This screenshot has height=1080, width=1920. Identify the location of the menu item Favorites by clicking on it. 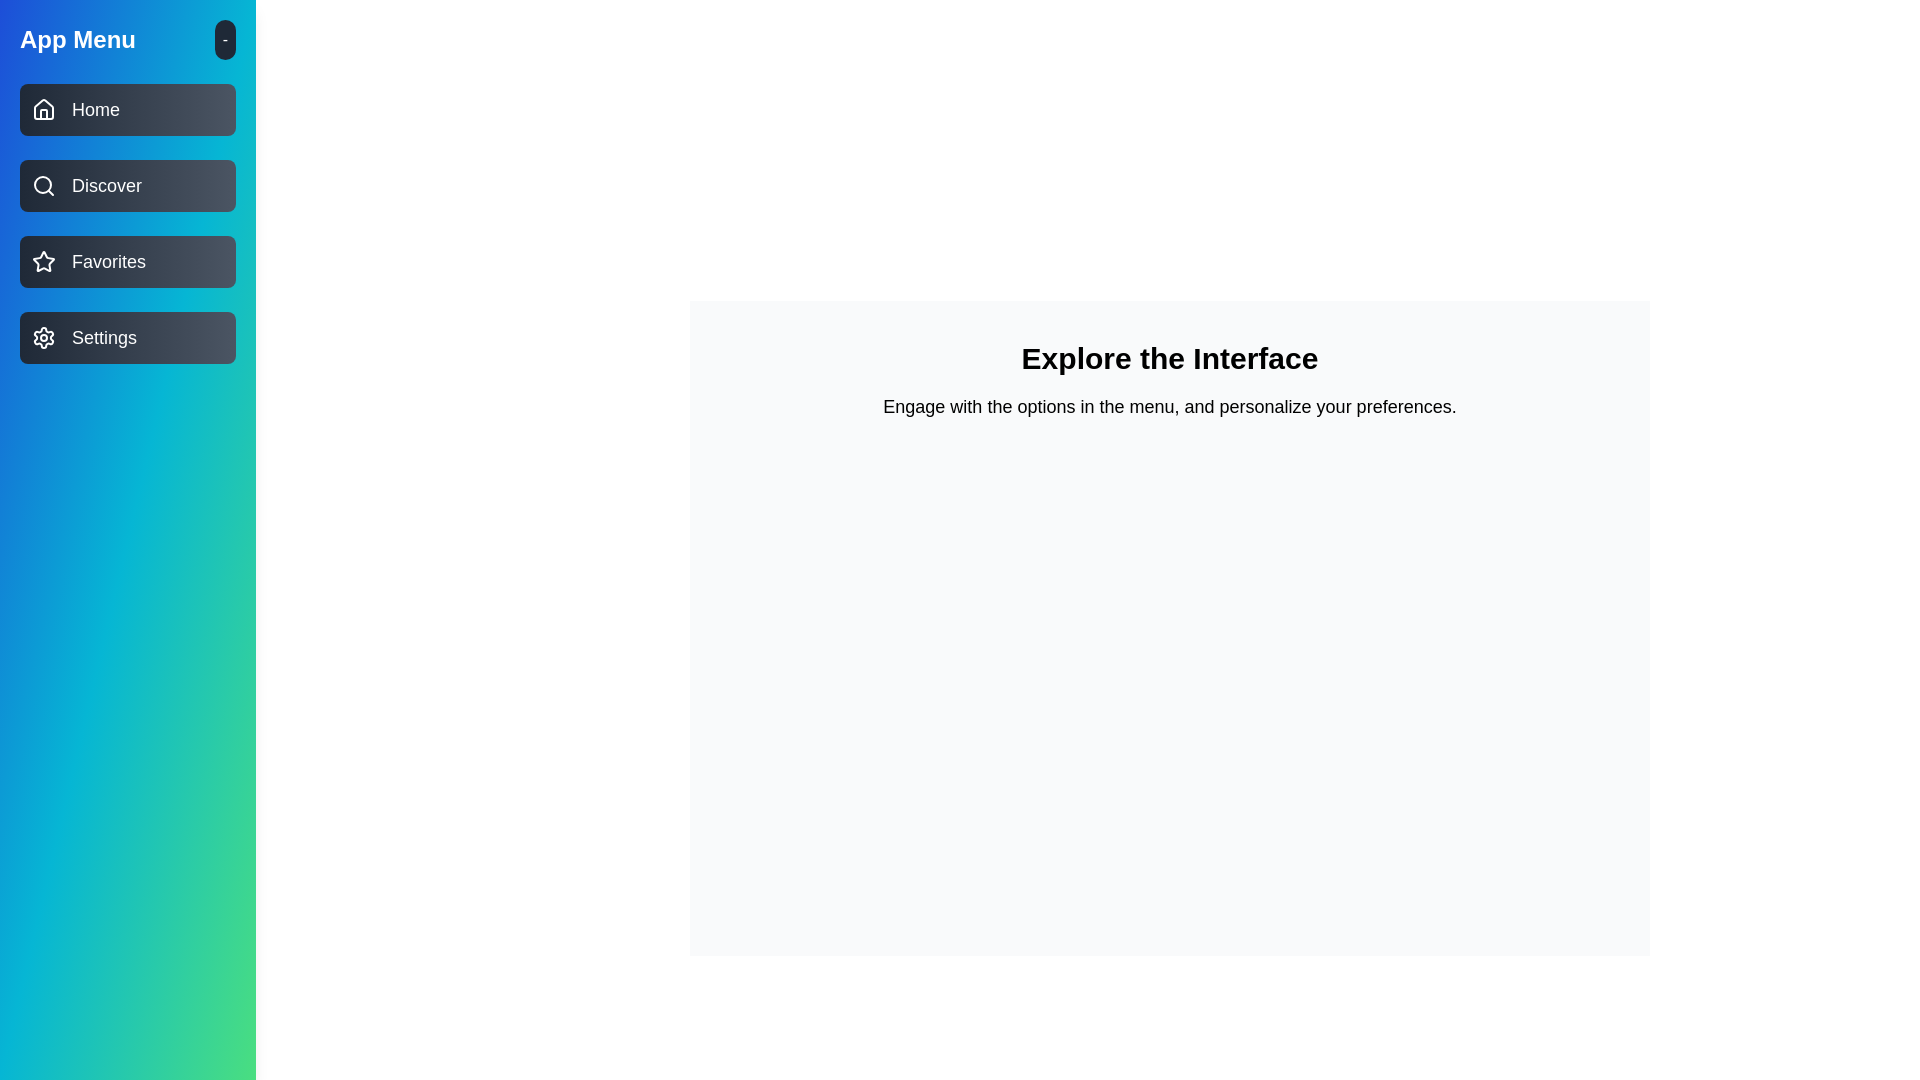
(127, 261).